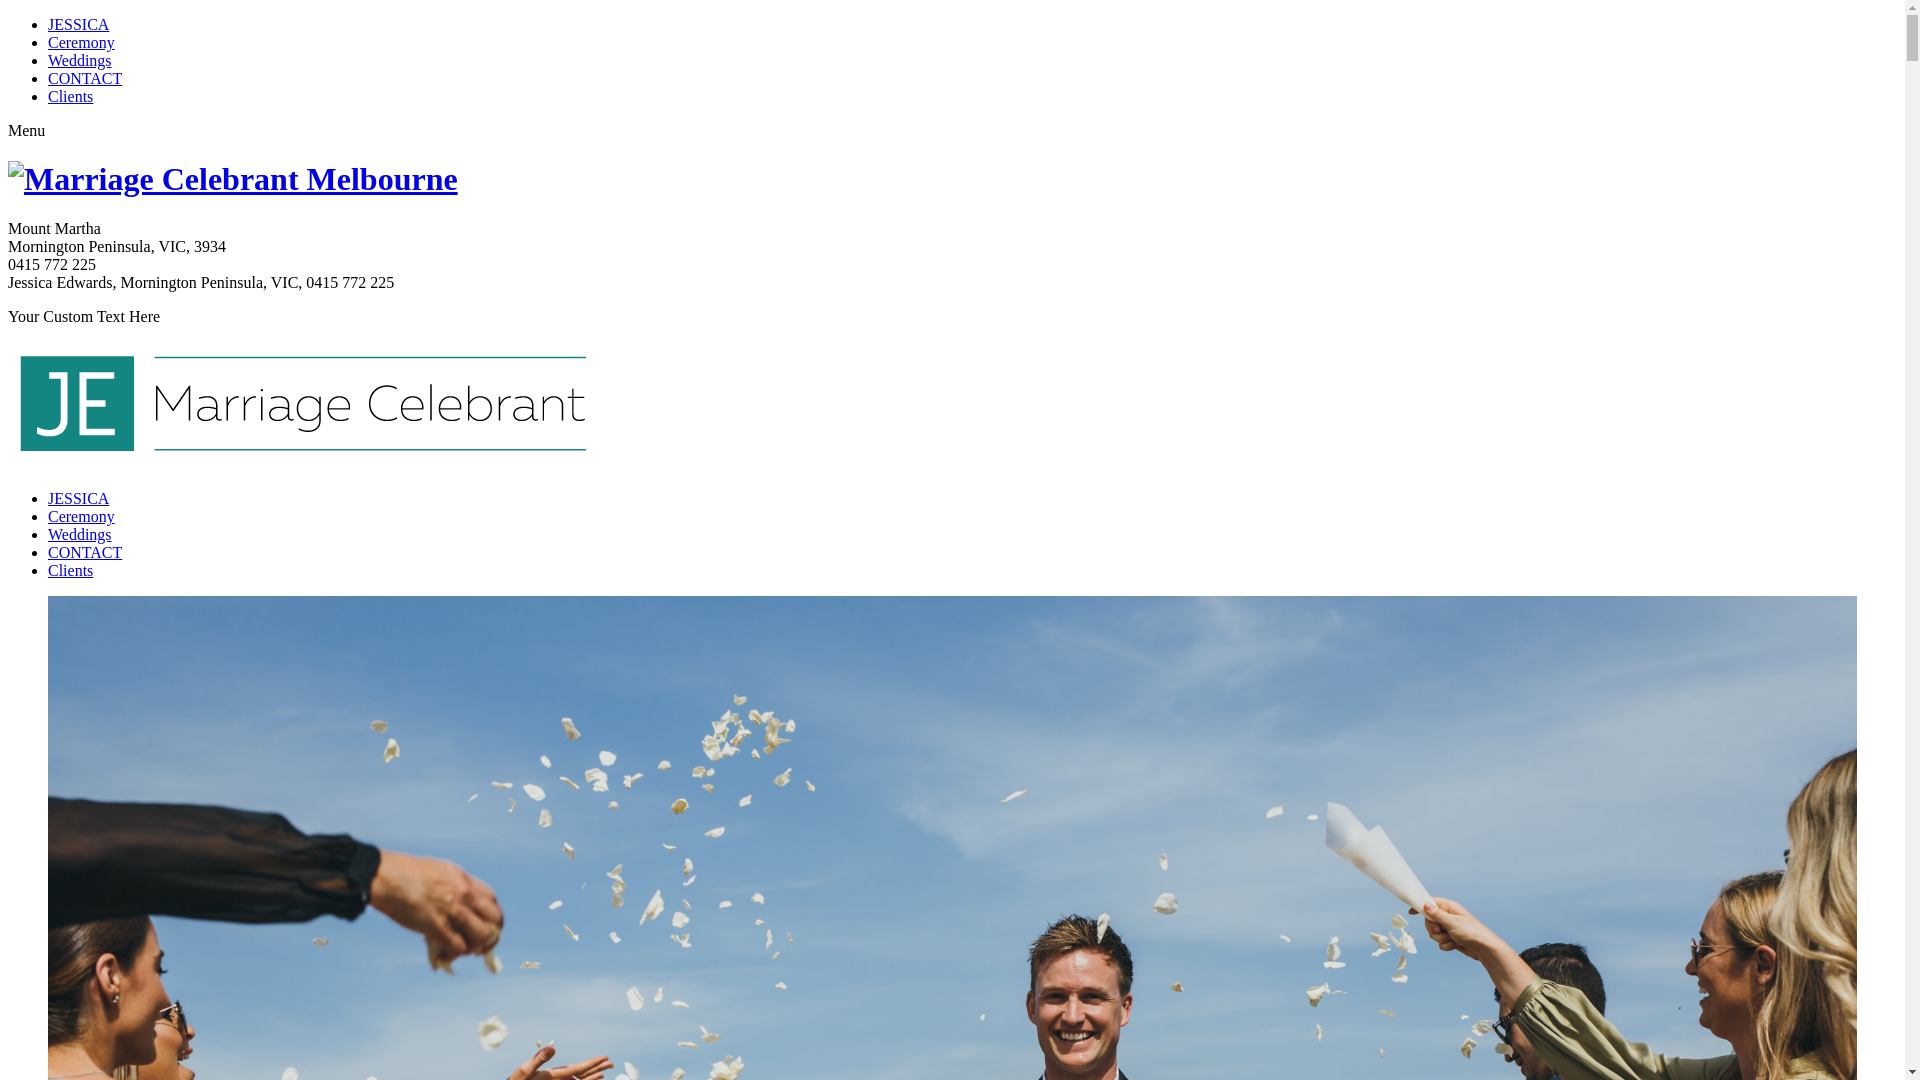  Describe the element at coordinates (48, 497) in the screenshot. I see `'JESSICA'` at that location.